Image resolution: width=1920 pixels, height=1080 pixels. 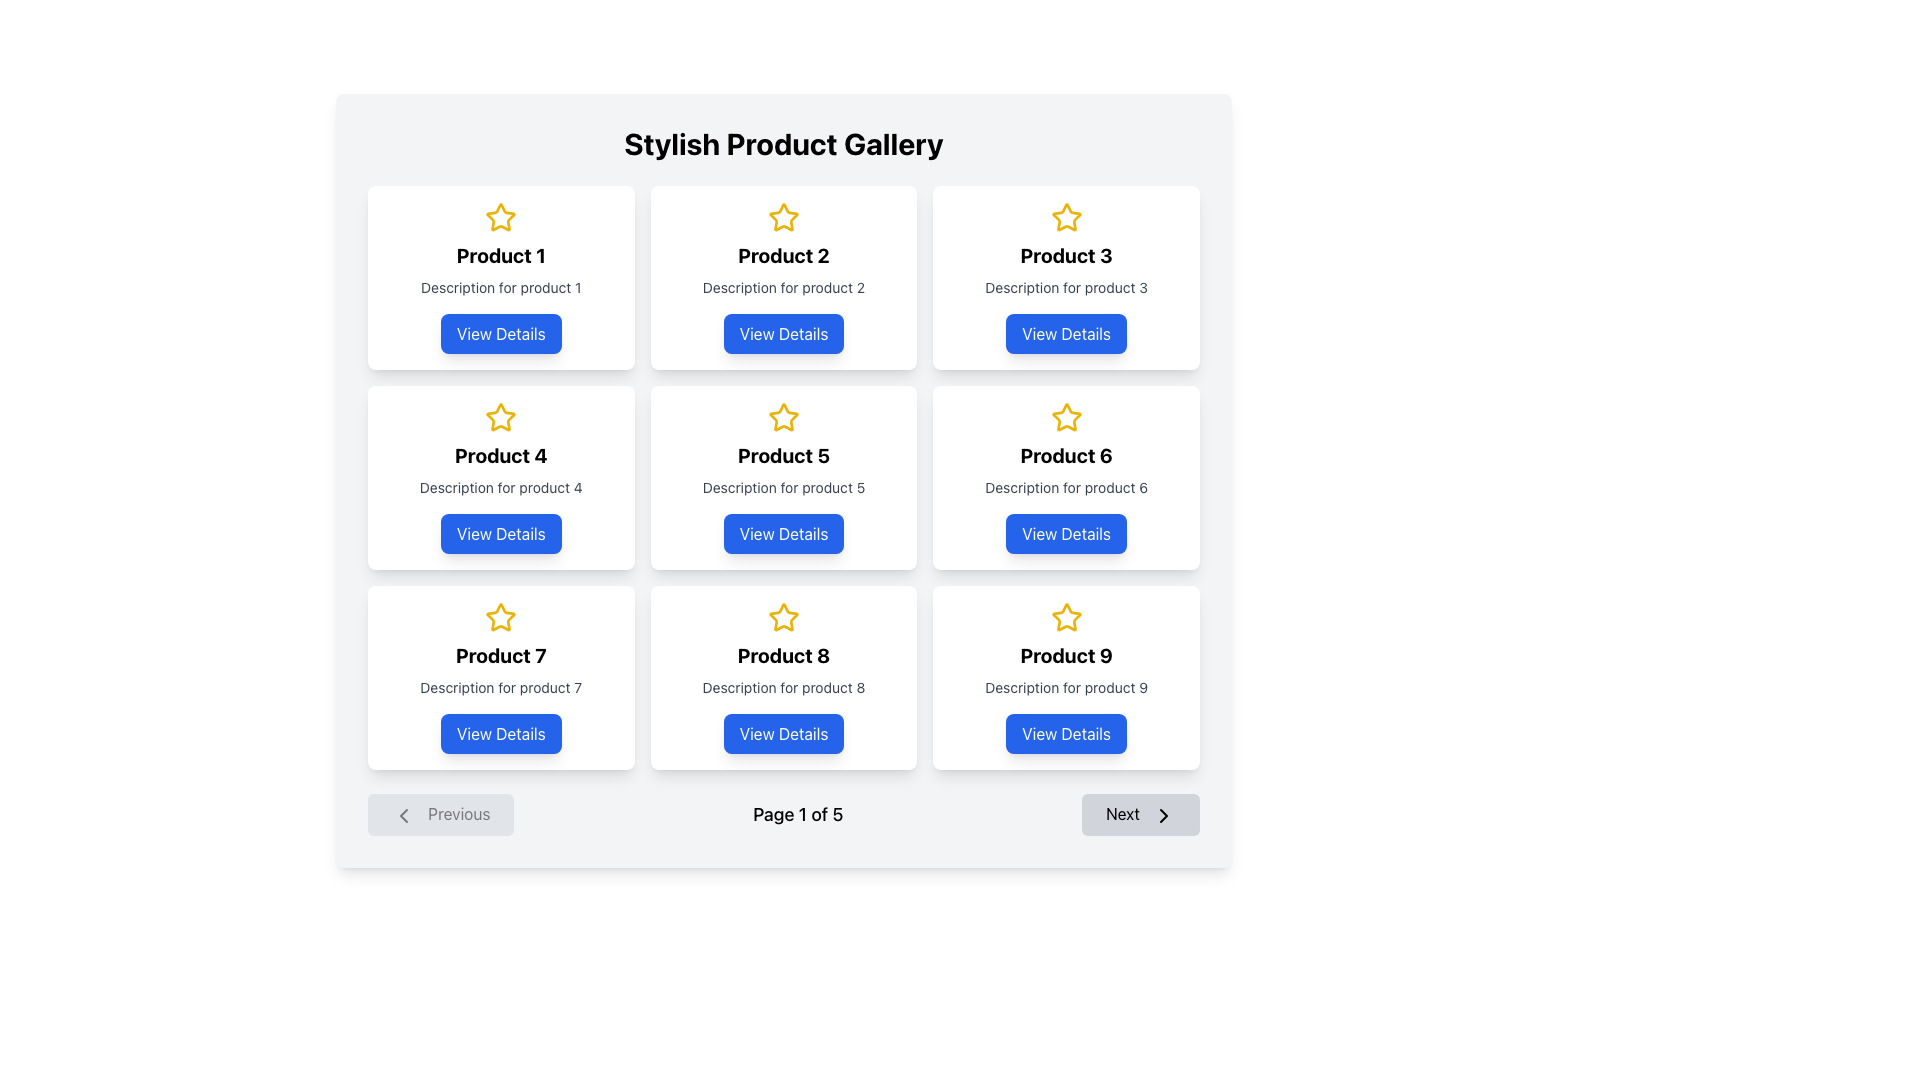 What do you see at coordinates (501, 277) in the screenshot?
I see `text and icon displayed on the product Card component located in the first row and first column of the 3x3 grid layout` at bounding box center [501, 277].